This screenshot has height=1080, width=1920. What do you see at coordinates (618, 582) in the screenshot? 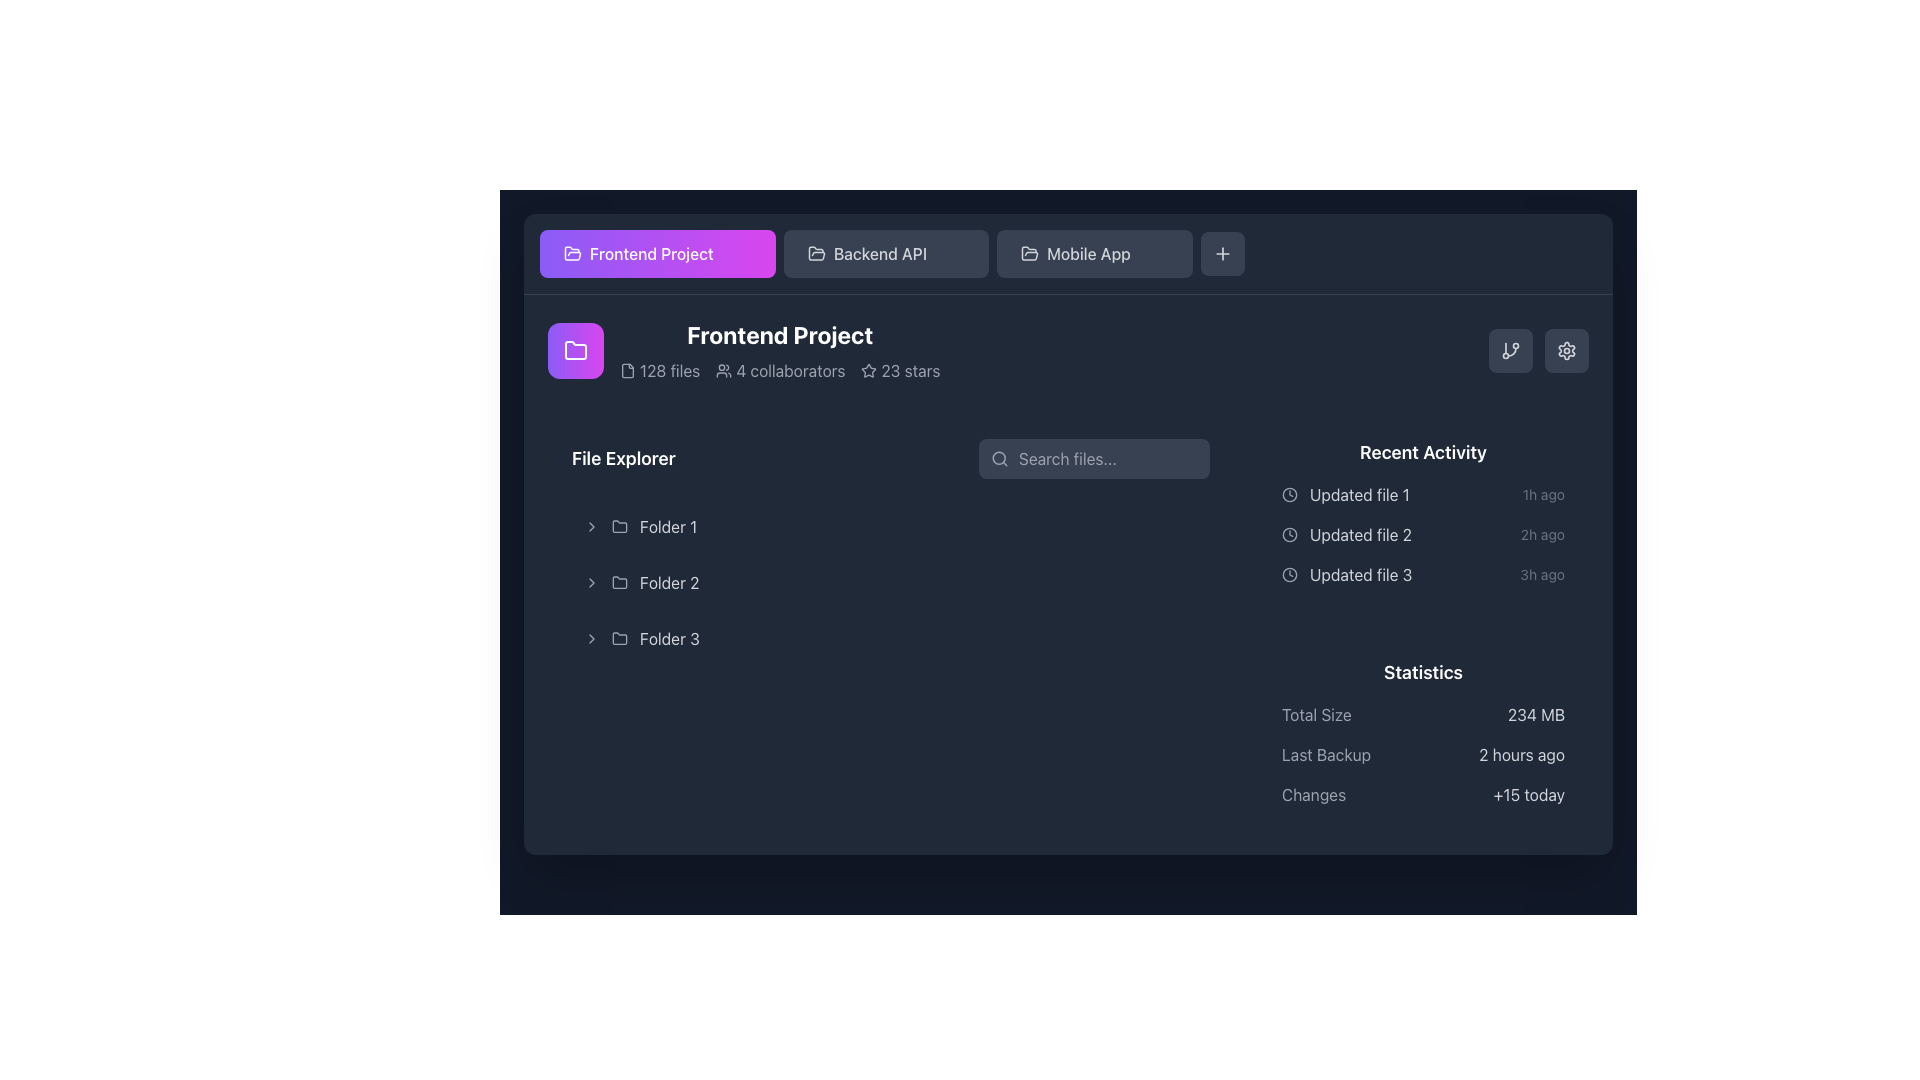
I see `the folder icon labeled 'Folder 2' in the sidebar of the file explorer` at bounding box center [618, 582].